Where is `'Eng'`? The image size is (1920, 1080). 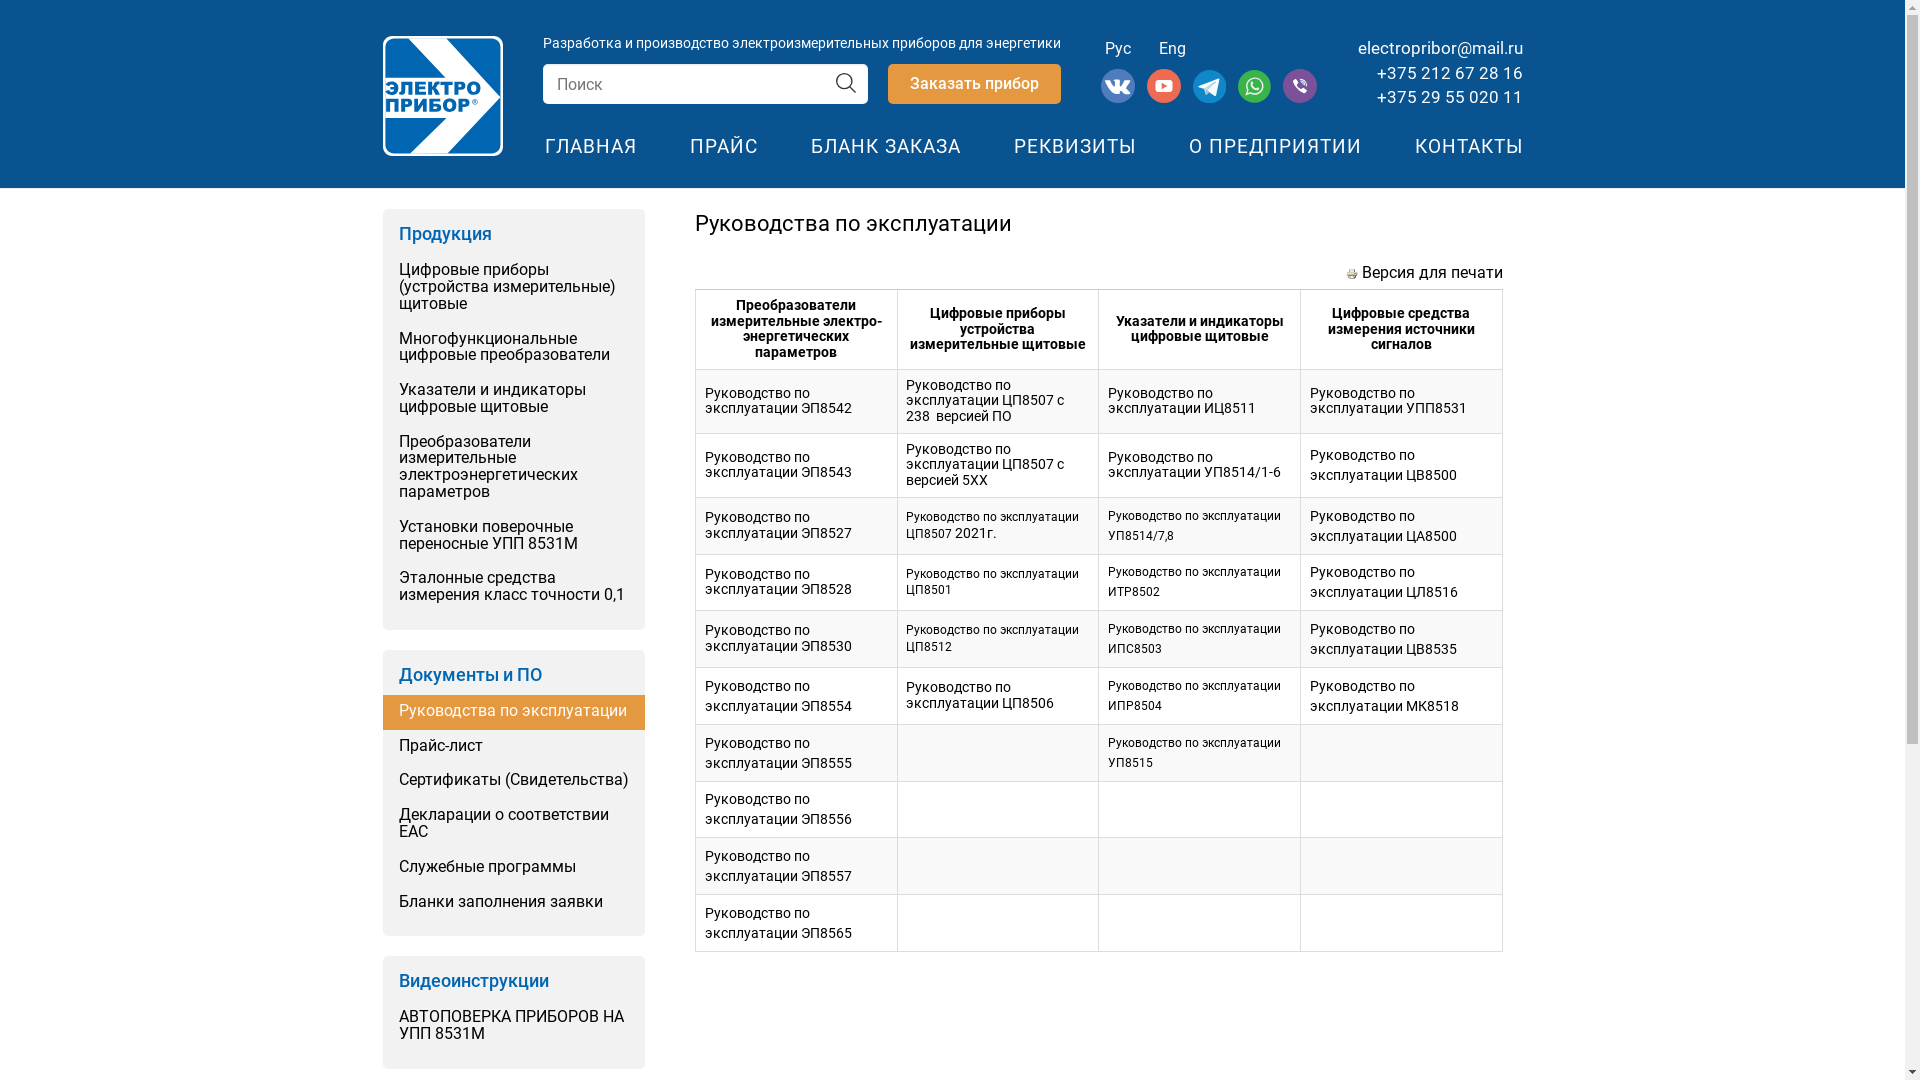 'Eng' is located at coordinates (1172, 47).